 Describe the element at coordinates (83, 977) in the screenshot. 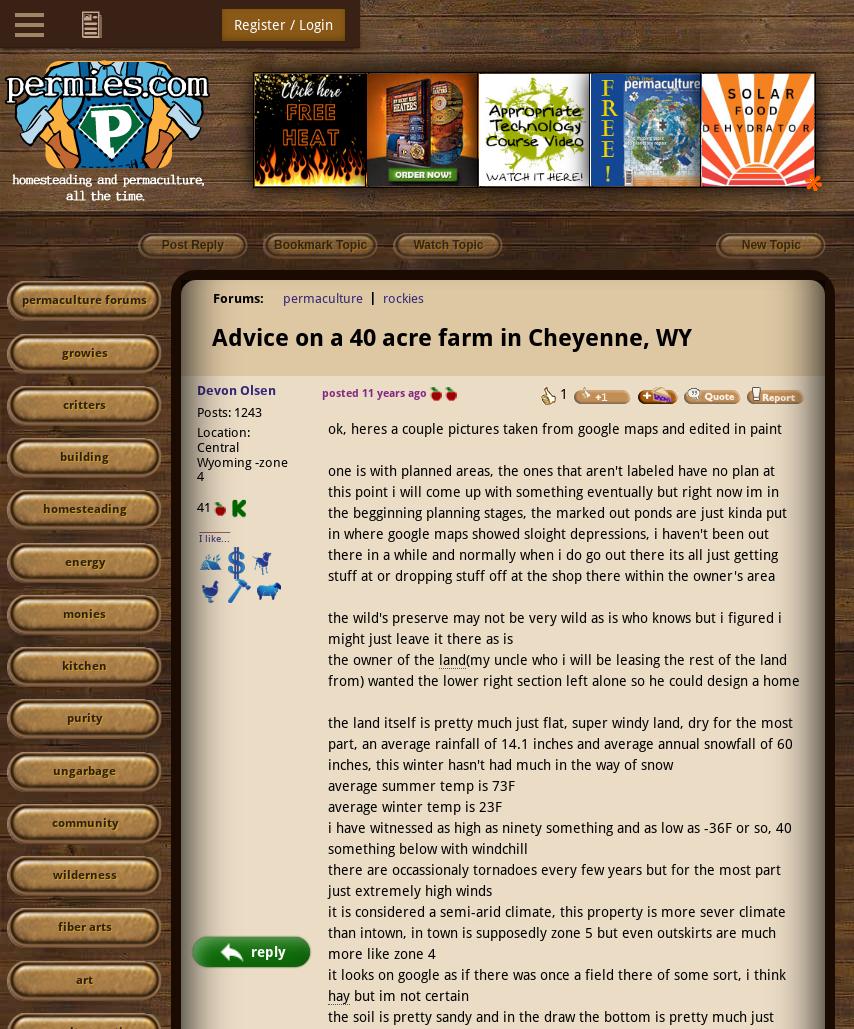

I see `'art'` at that location.